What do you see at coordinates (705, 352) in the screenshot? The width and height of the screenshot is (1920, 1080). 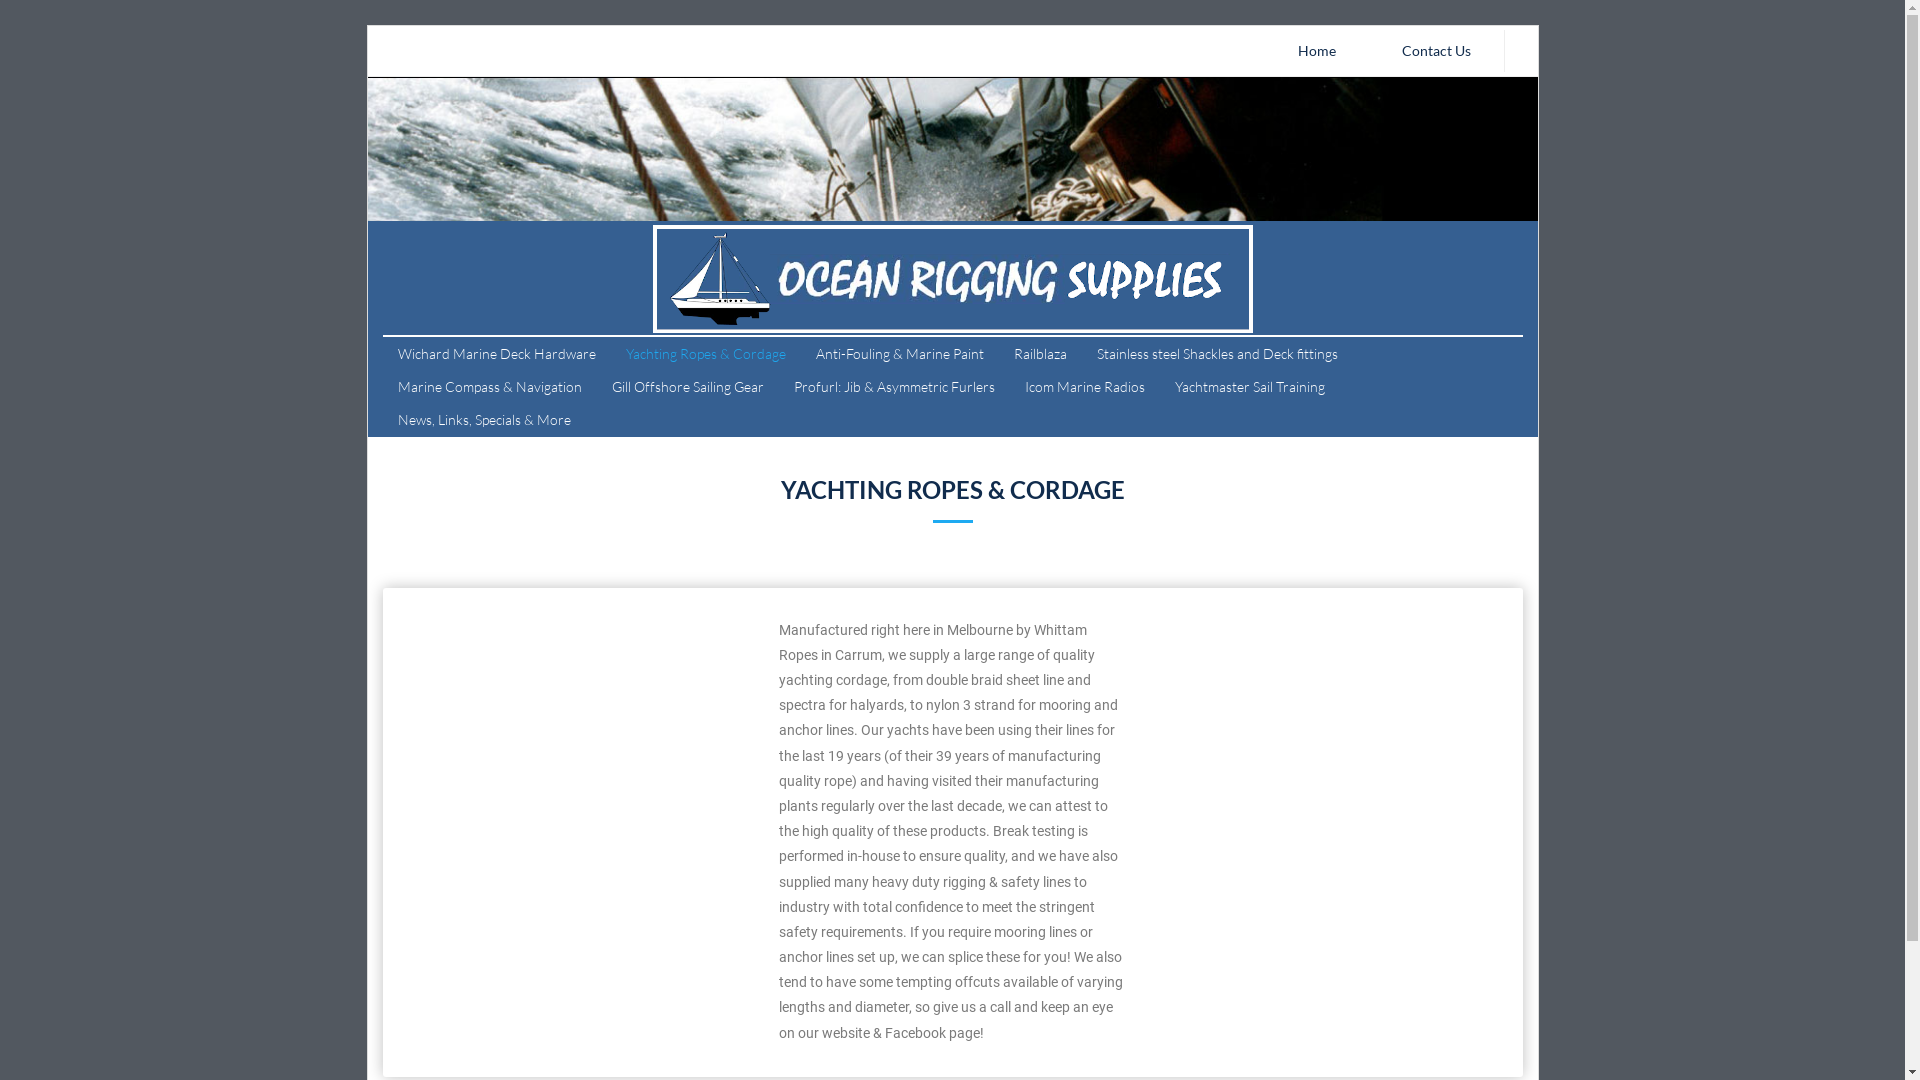 I see `'Yachting Ropes & Cordage'` at bounding box center [705, 352].